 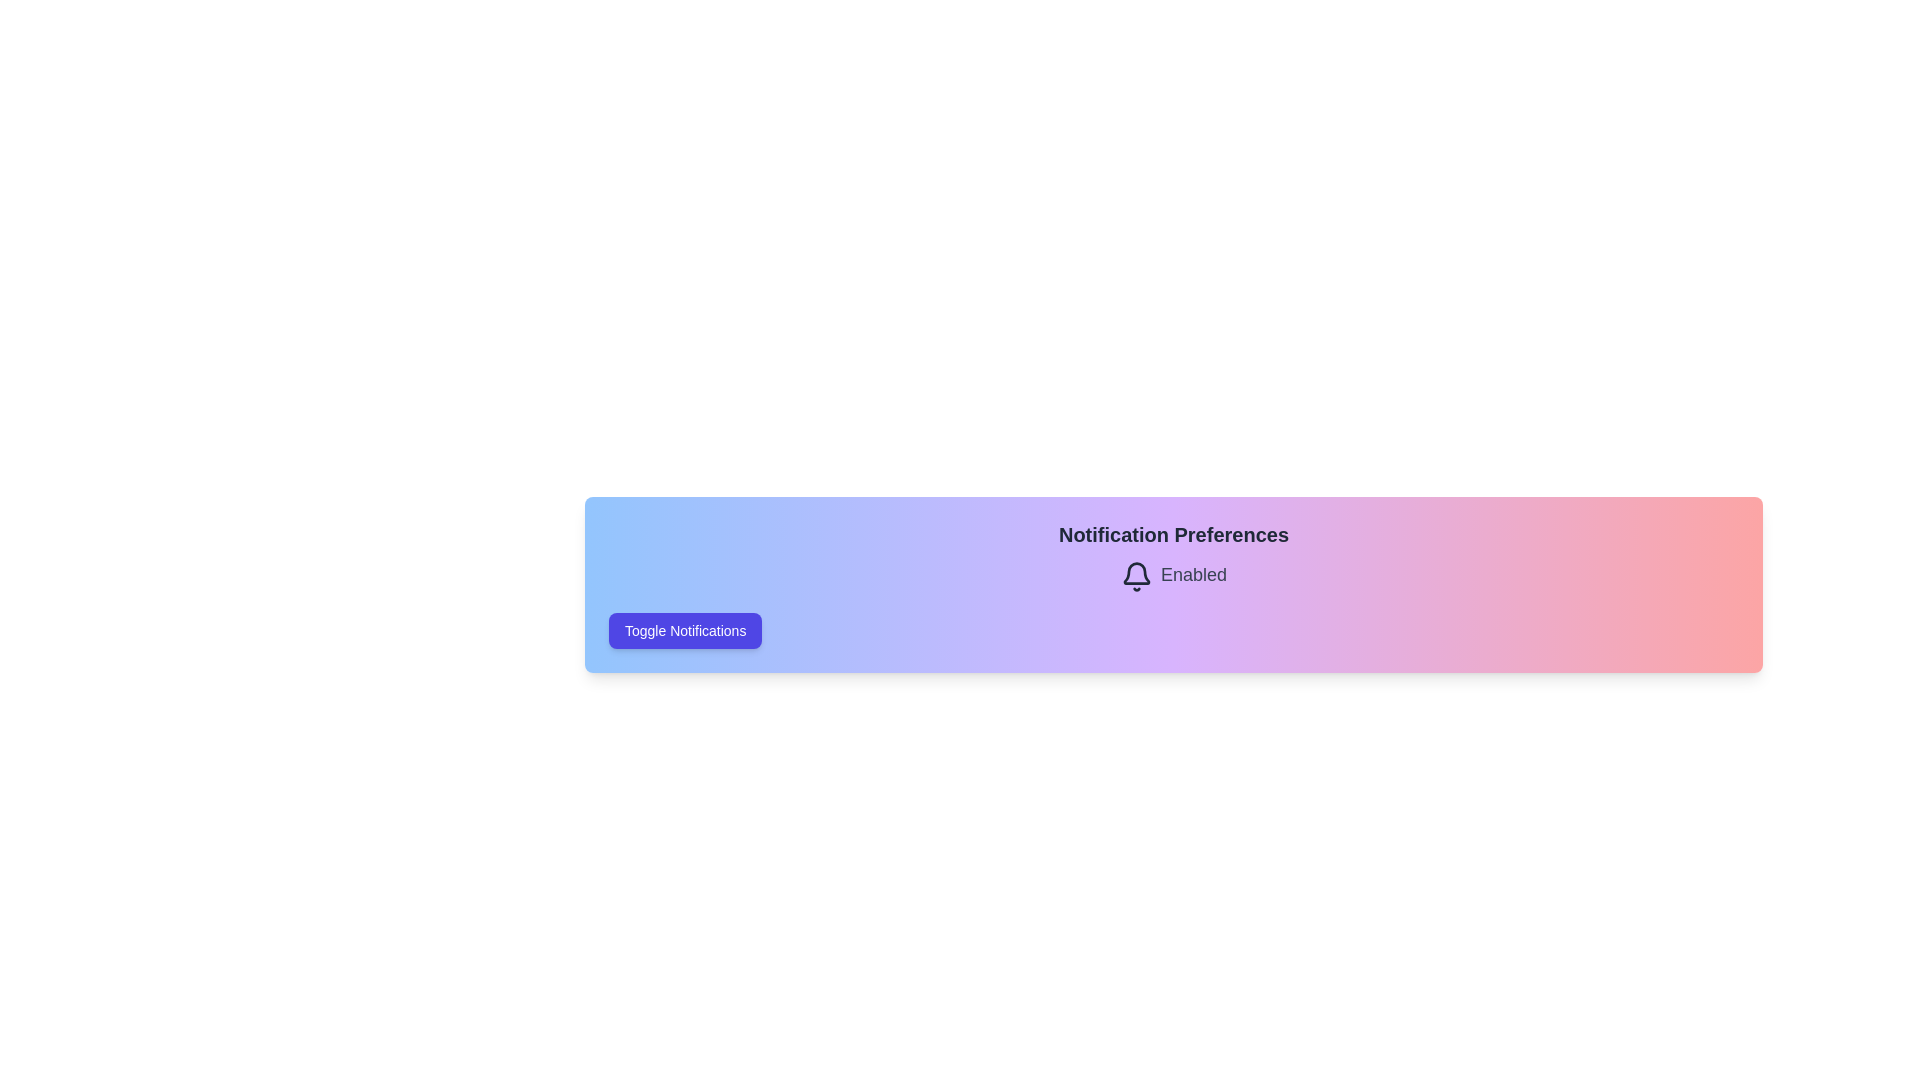 What do you see at coordinates (1174, 577) in the screenshot?
I see `the 'Enabled' label with the bell icon, which is located beneath the 'Notification Preferences' heading and above the 'Toggle Notifications' button` at bounding box center [1174, 577].